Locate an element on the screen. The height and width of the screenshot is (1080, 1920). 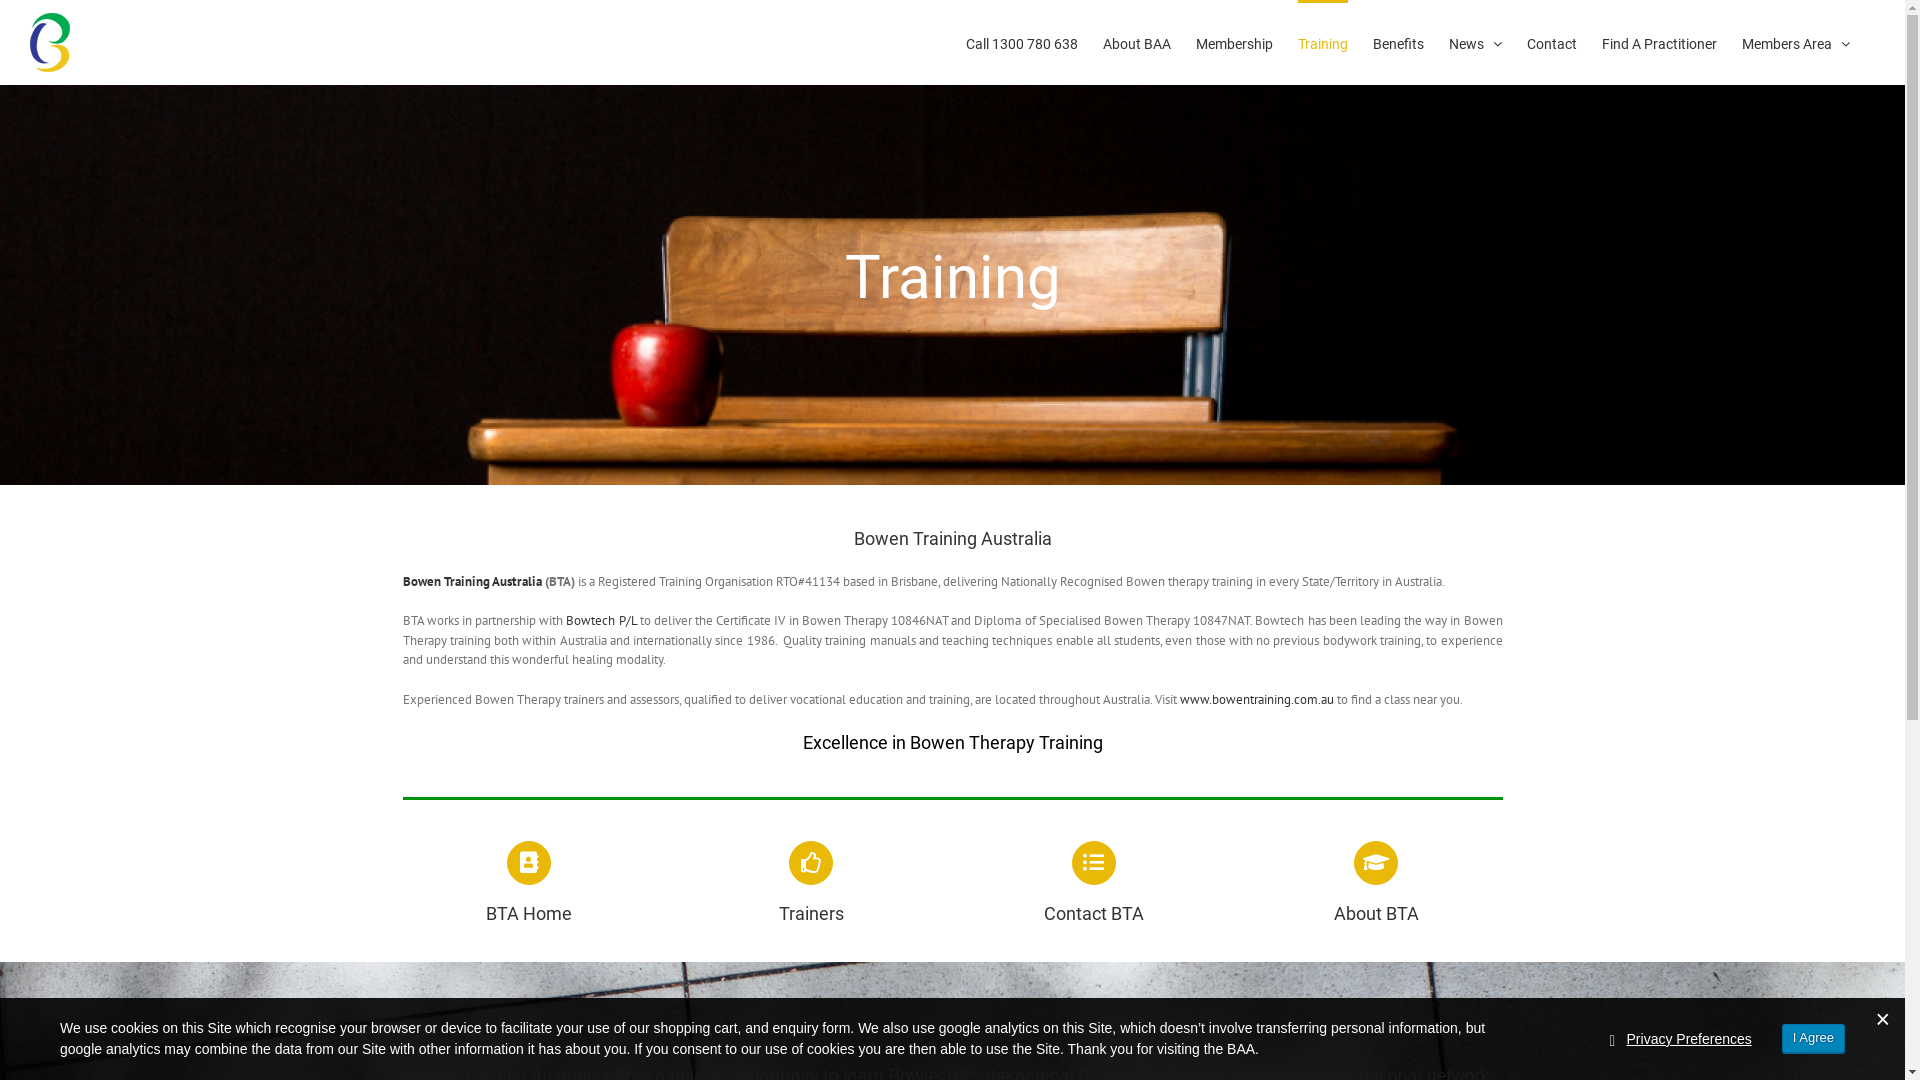
'Contact BTA' is located at coordinates (1093, 882).